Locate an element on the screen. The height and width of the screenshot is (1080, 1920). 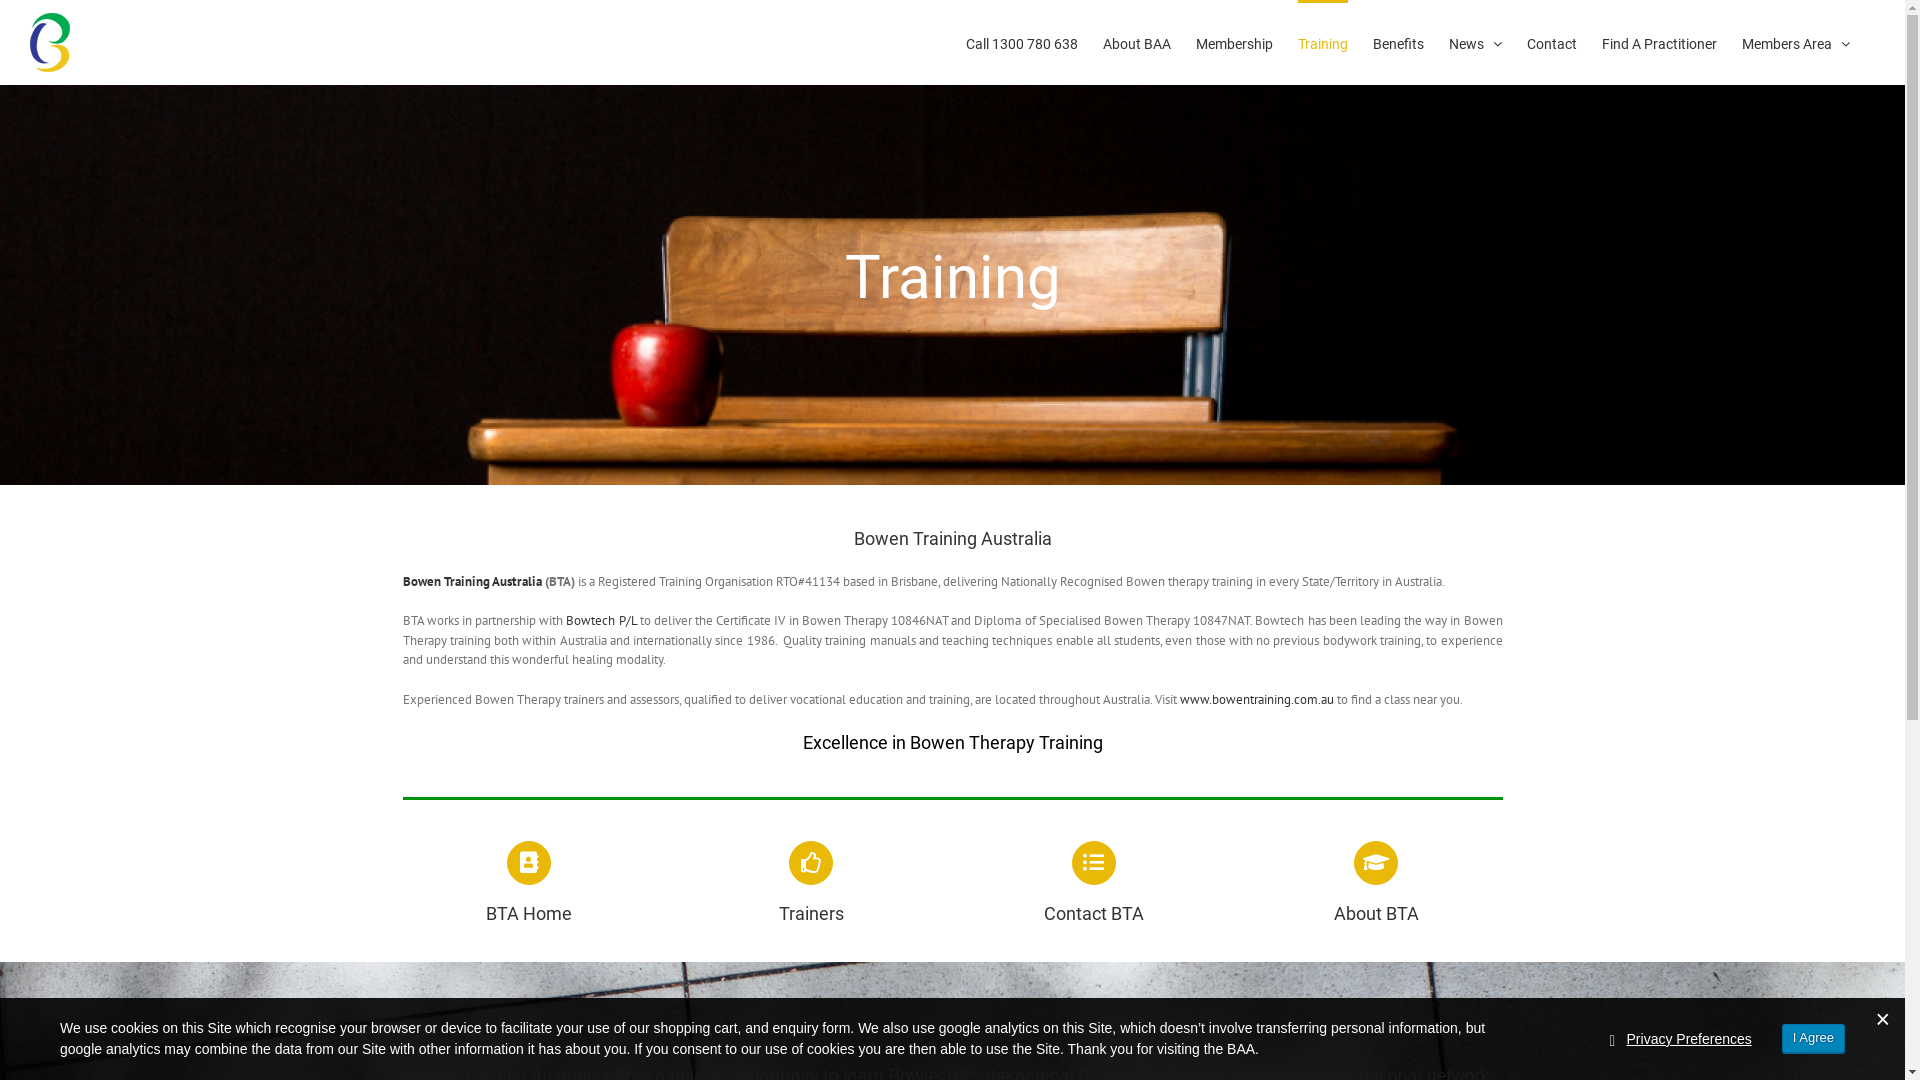
'Contact BTA' is located at coordinates (1093, 882).